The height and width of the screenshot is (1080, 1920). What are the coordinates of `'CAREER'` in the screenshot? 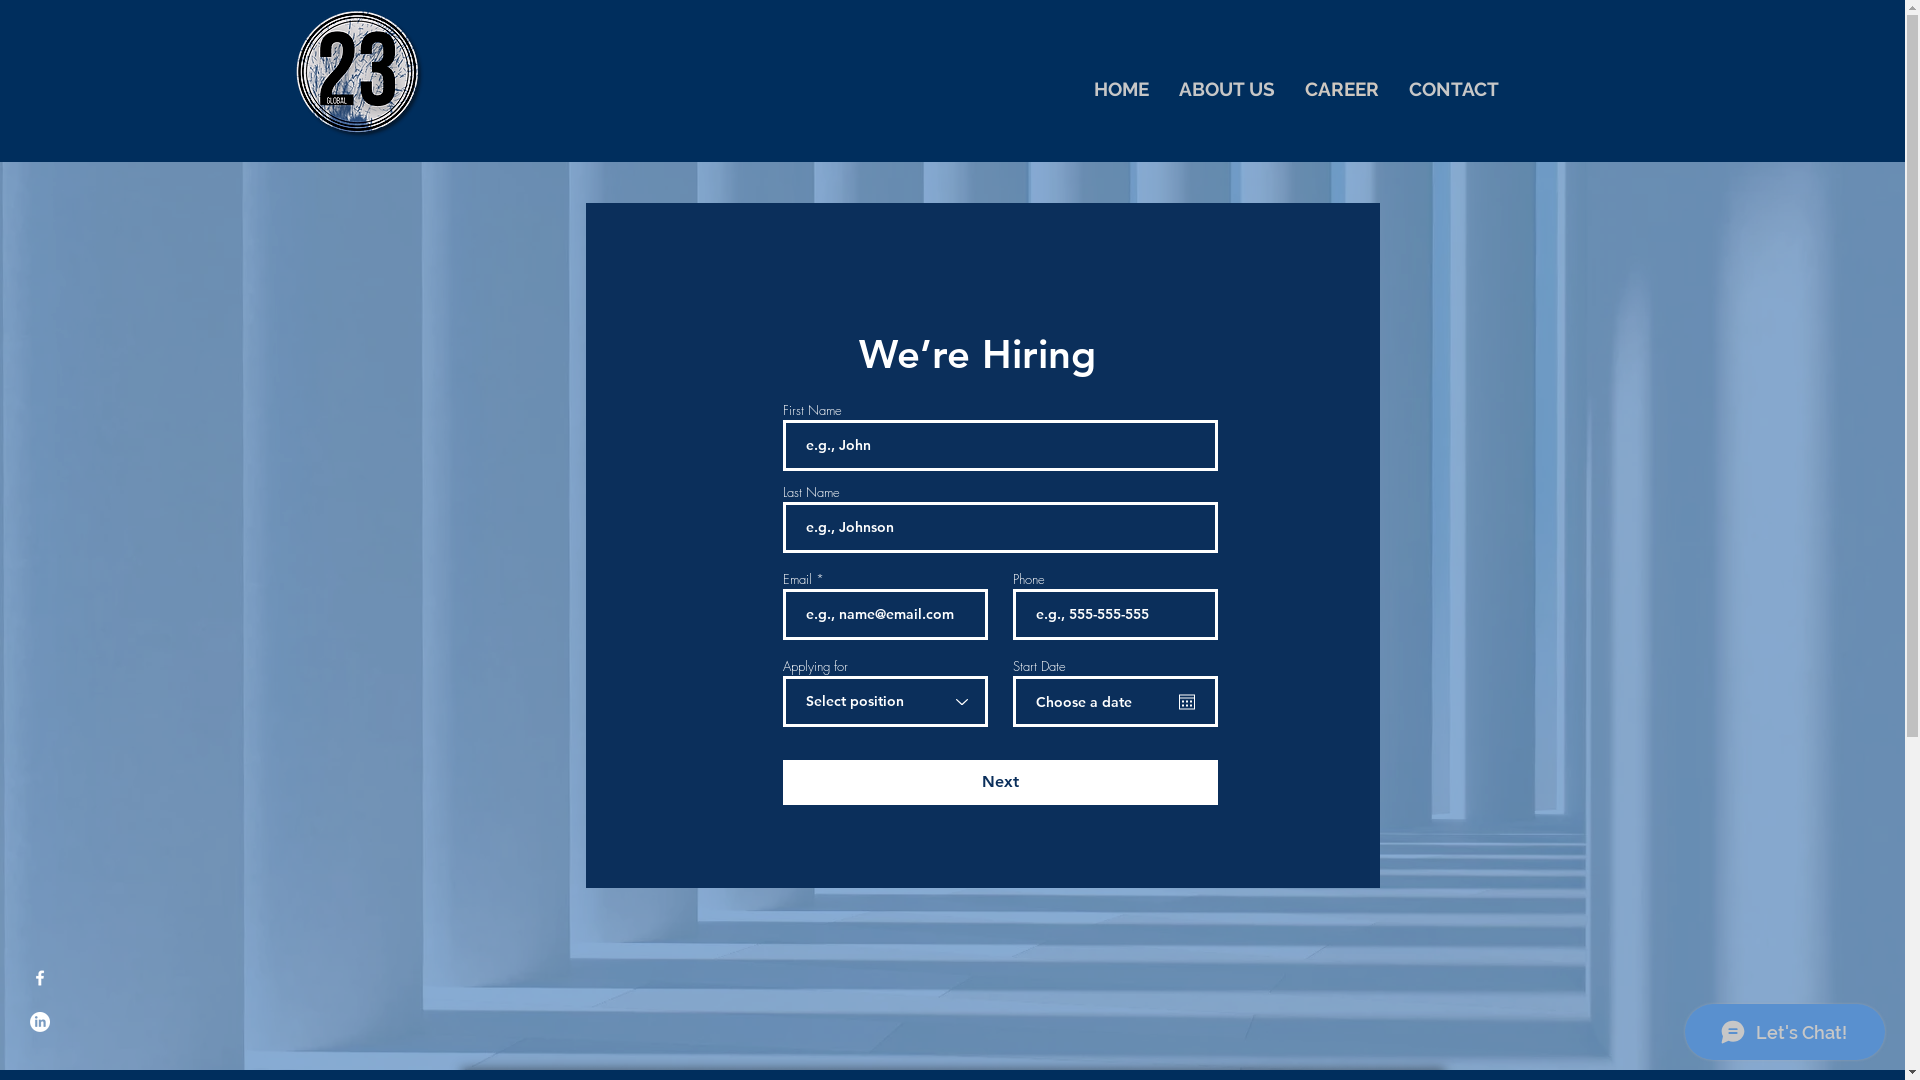 It's located at (1342, 87).